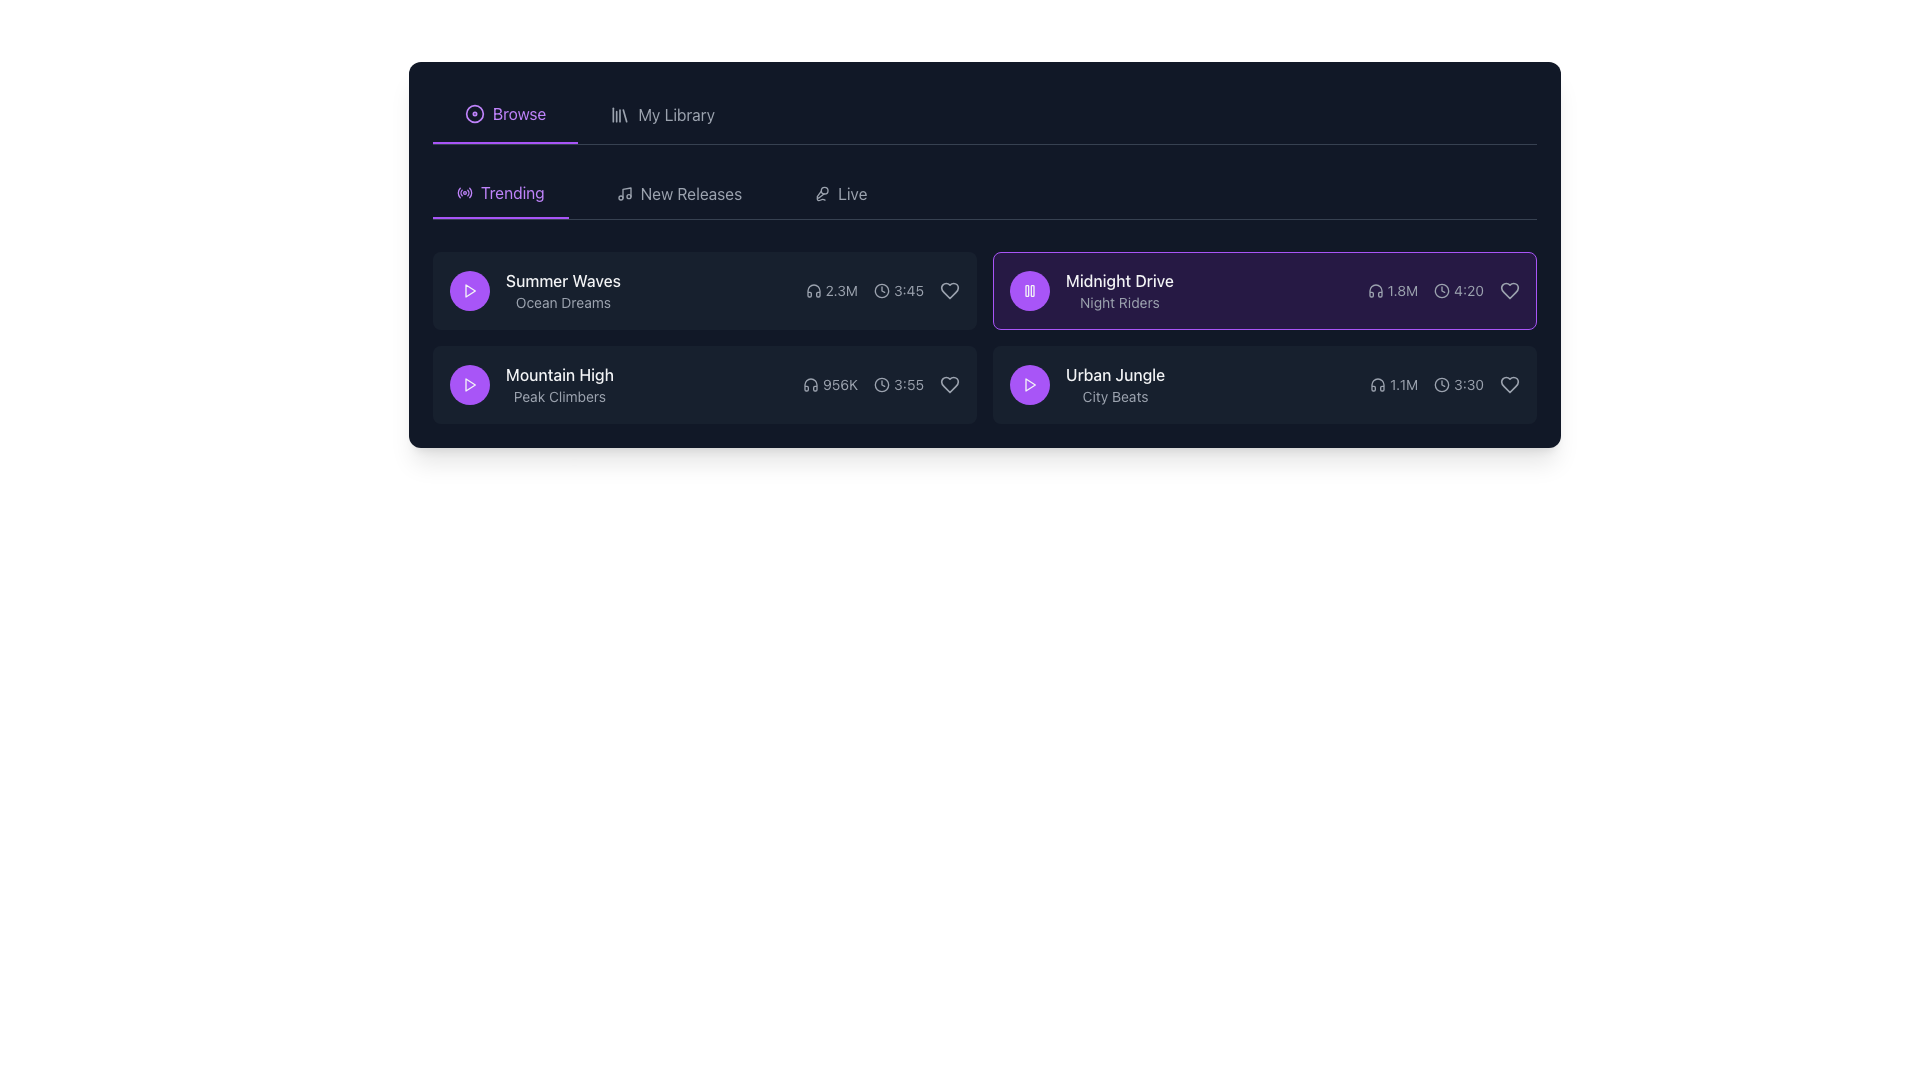 The image size is (1920, 1080). What do you see at coordinates (1118, 290) in the screenshot?
I see `the label displaying the track title 'Midnight Drive' and artist 'Night Riders' in the playlist interface` at bounding box center [1118, 290].